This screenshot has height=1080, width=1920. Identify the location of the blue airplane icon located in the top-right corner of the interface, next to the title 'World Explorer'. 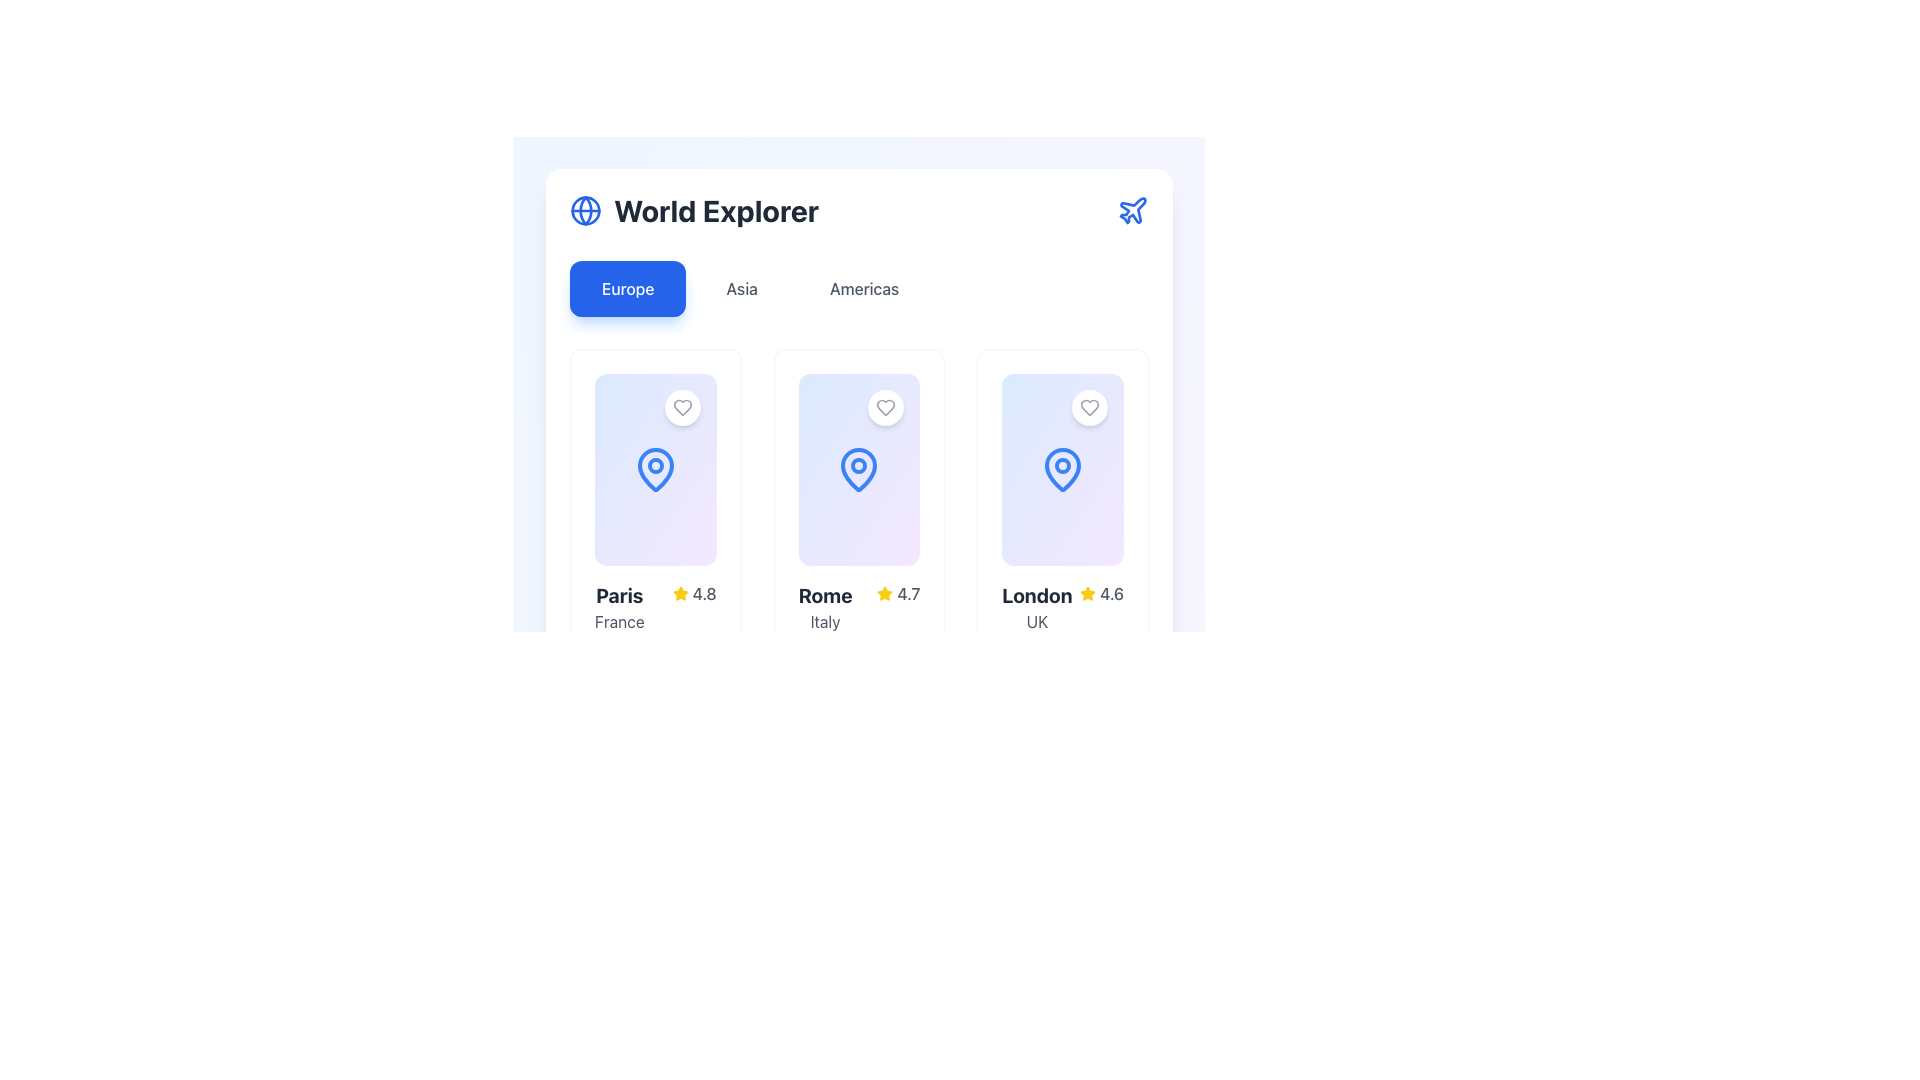
(1133, 210).